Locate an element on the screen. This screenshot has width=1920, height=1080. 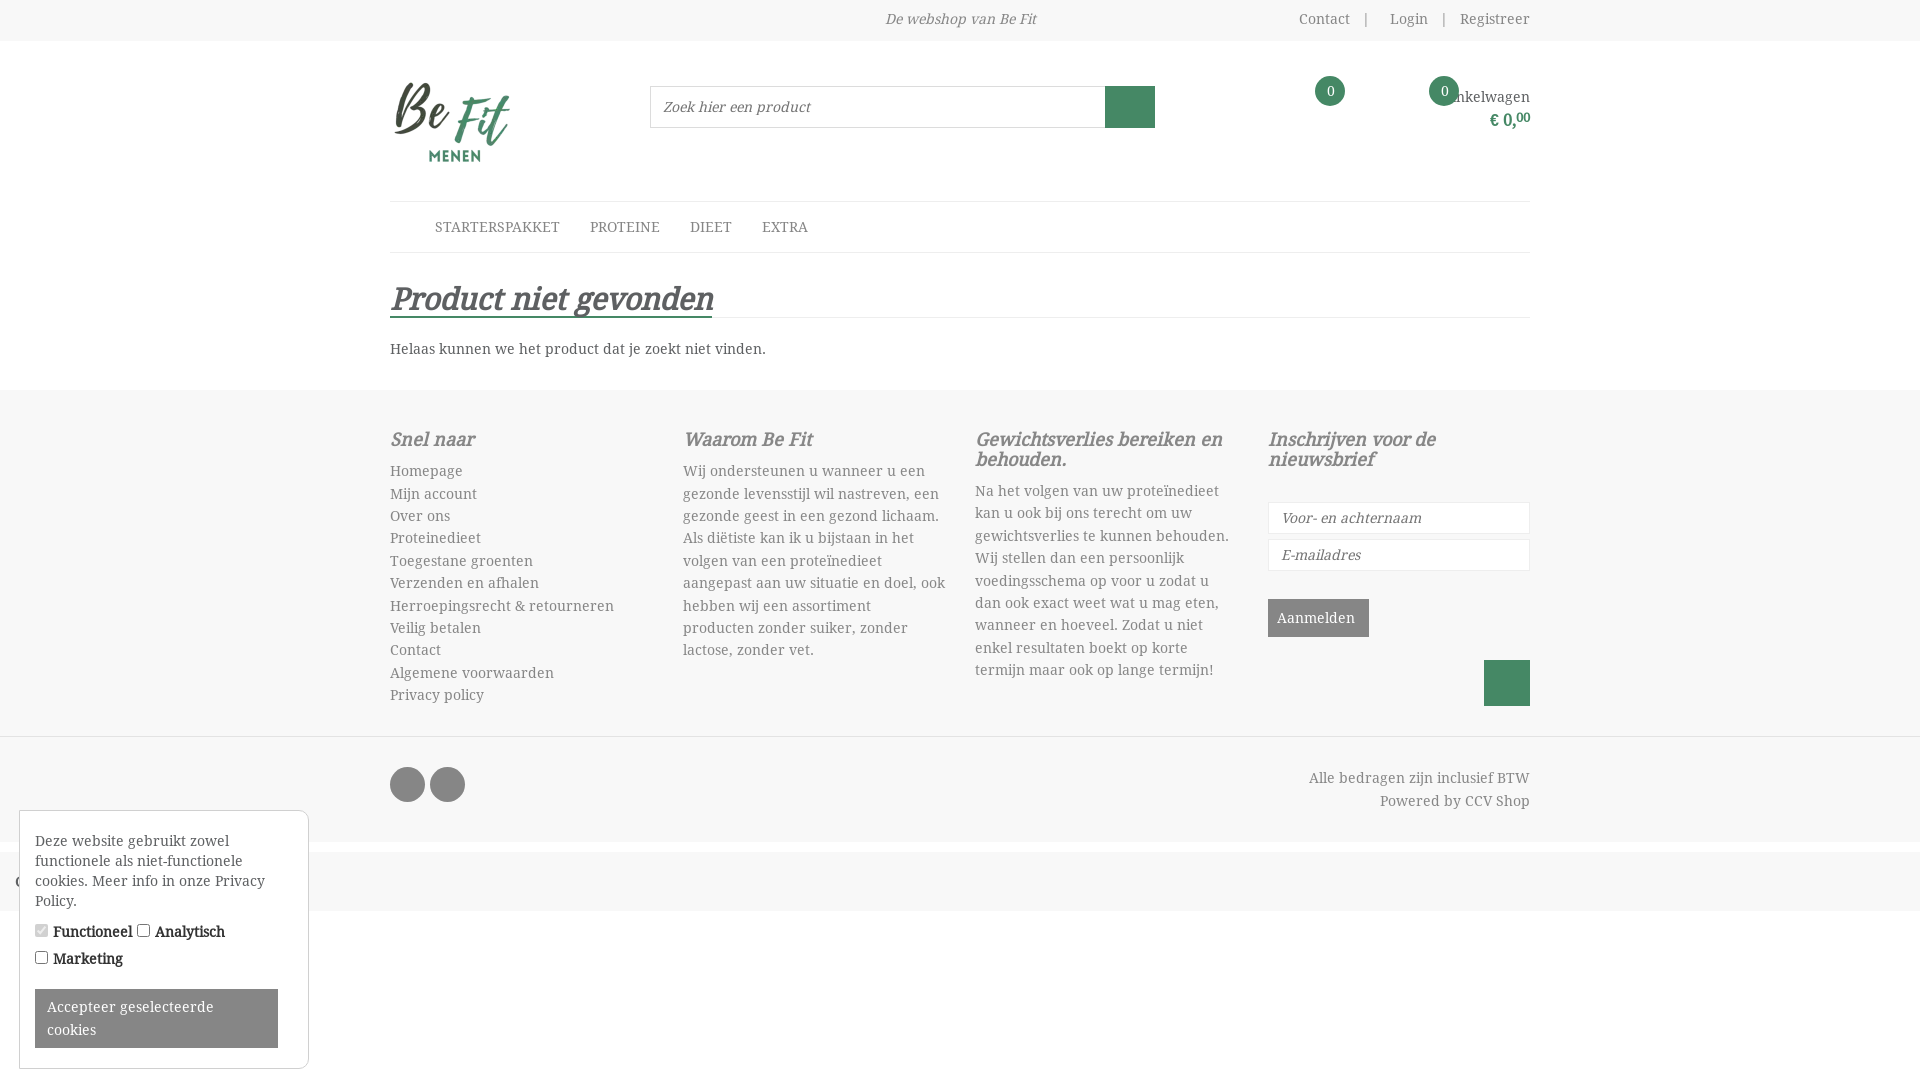
'DIEET' is located at coordinates (675, 226).